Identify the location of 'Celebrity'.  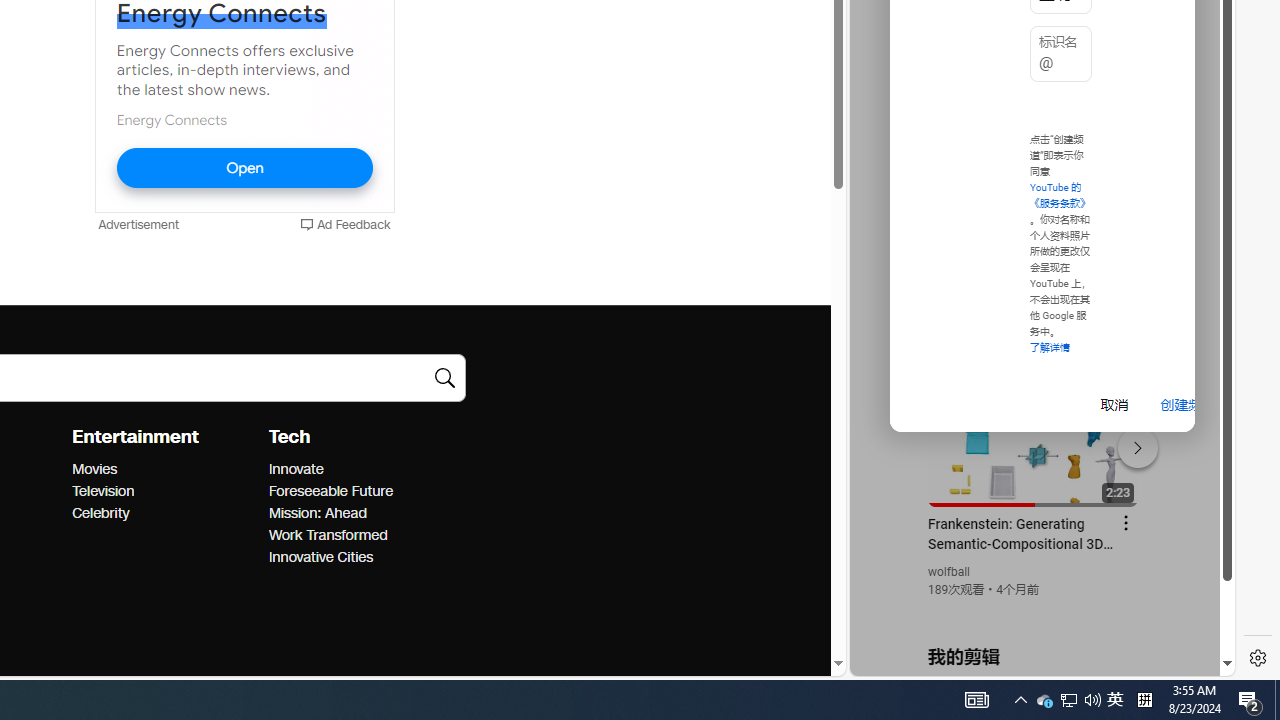
(164, 512).